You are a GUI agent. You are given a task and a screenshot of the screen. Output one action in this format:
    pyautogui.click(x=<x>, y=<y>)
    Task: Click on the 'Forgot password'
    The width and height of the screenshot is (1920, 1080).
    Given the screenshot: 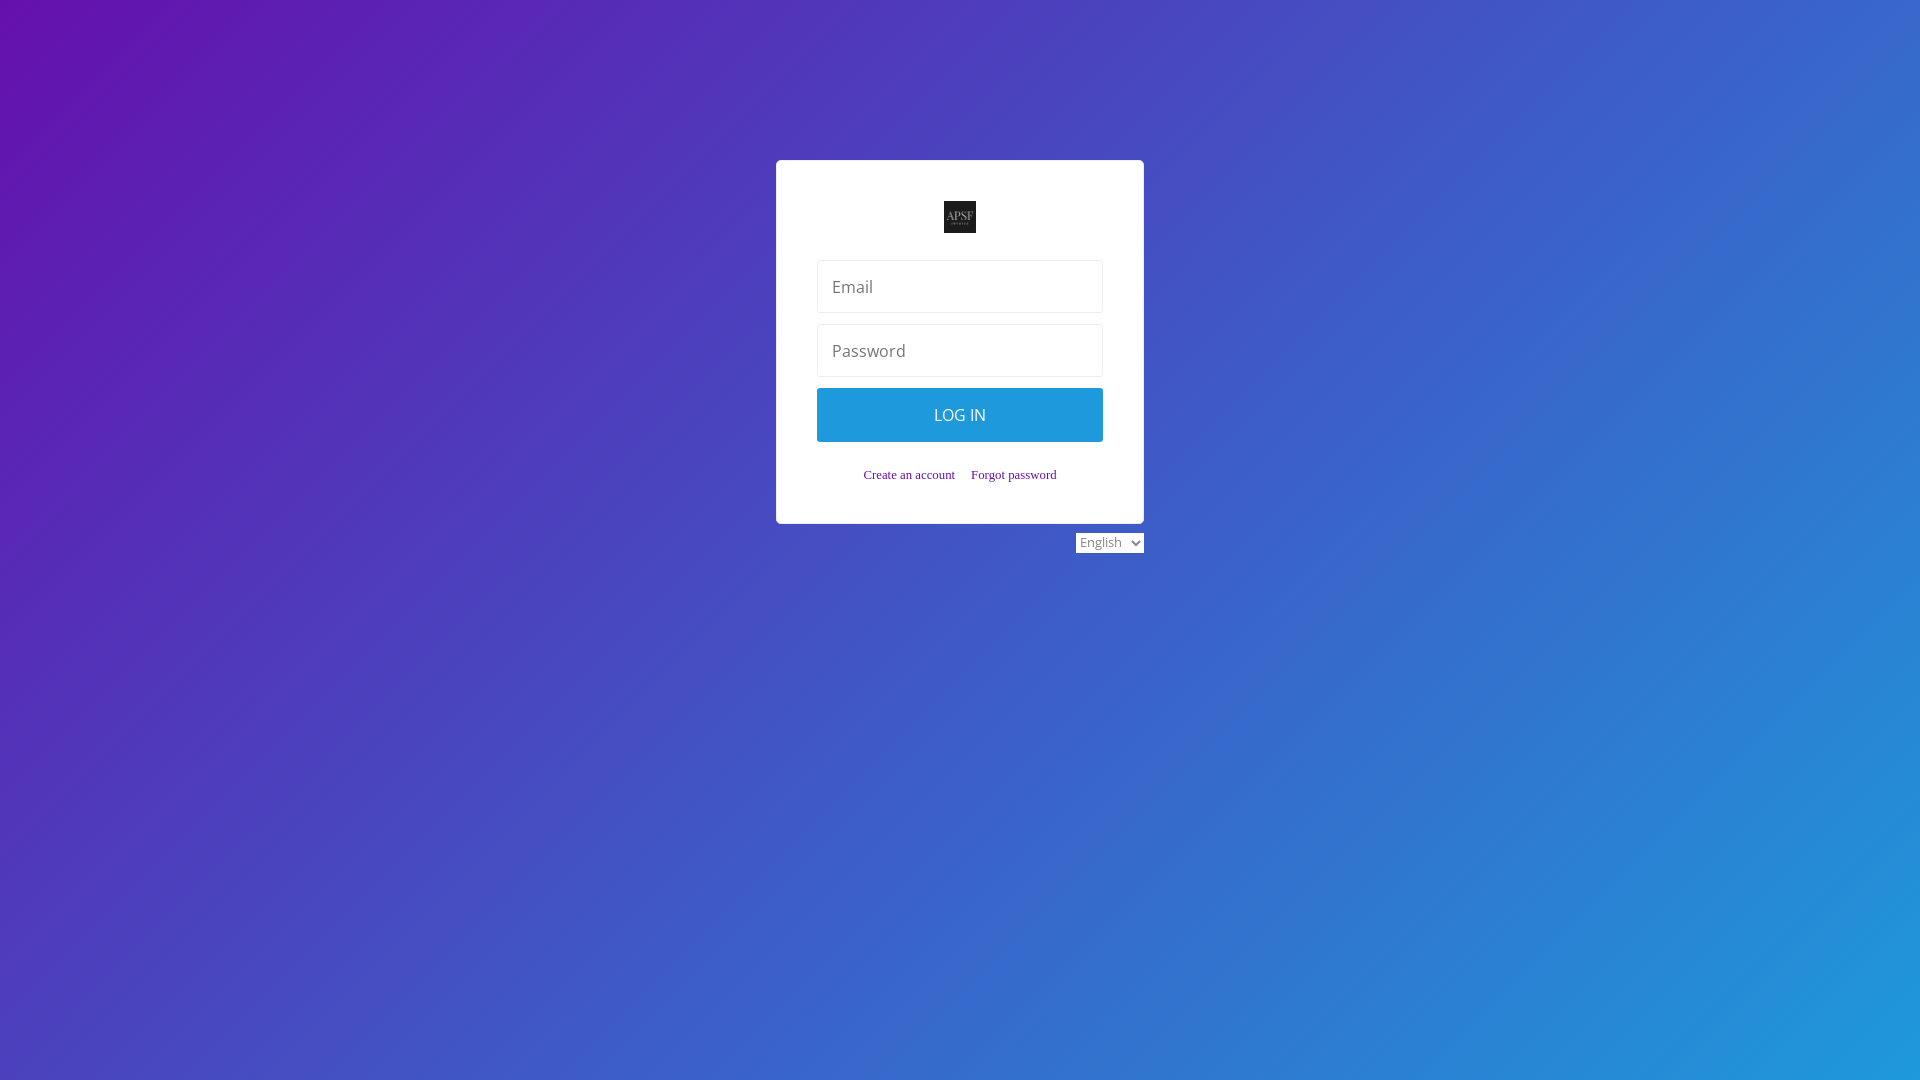 What is the action you would take?
    pyautogui.click(x=1013, y=474)
    